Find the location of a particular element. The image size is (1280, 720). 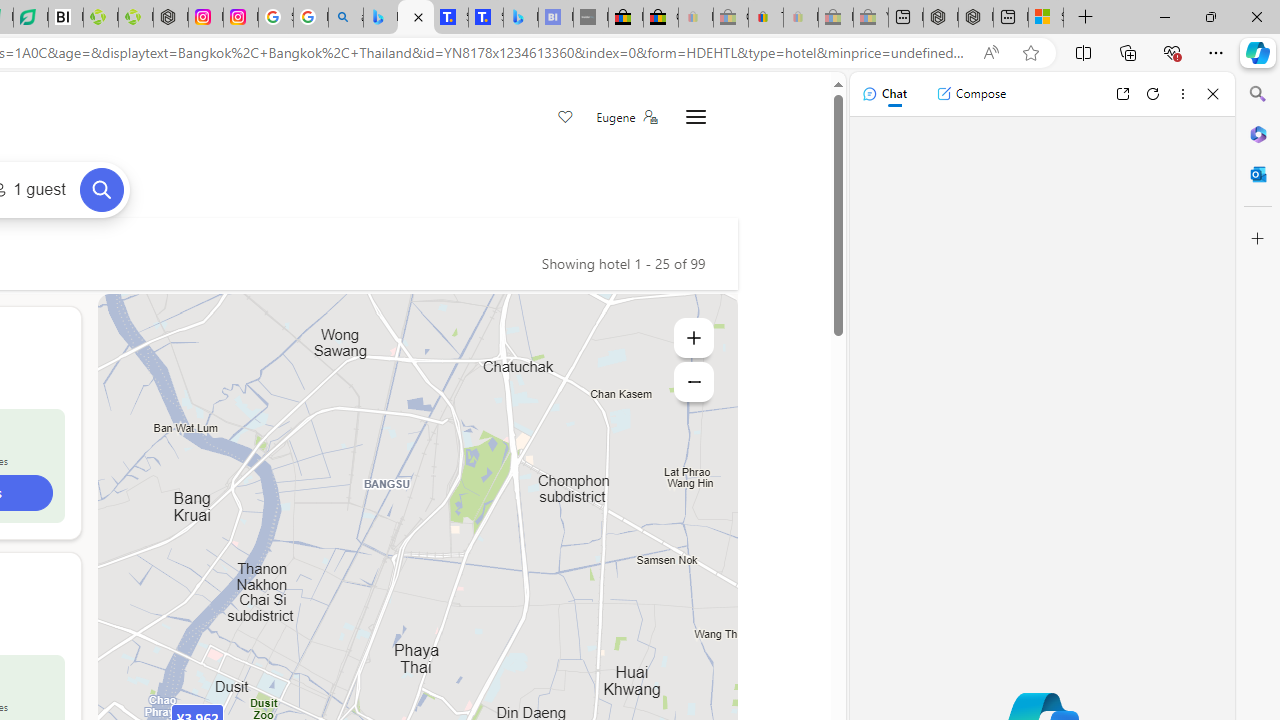

'Shangri-La Bangkok, Hotel reviews and Room rates' is located at coordinates (485, 17).